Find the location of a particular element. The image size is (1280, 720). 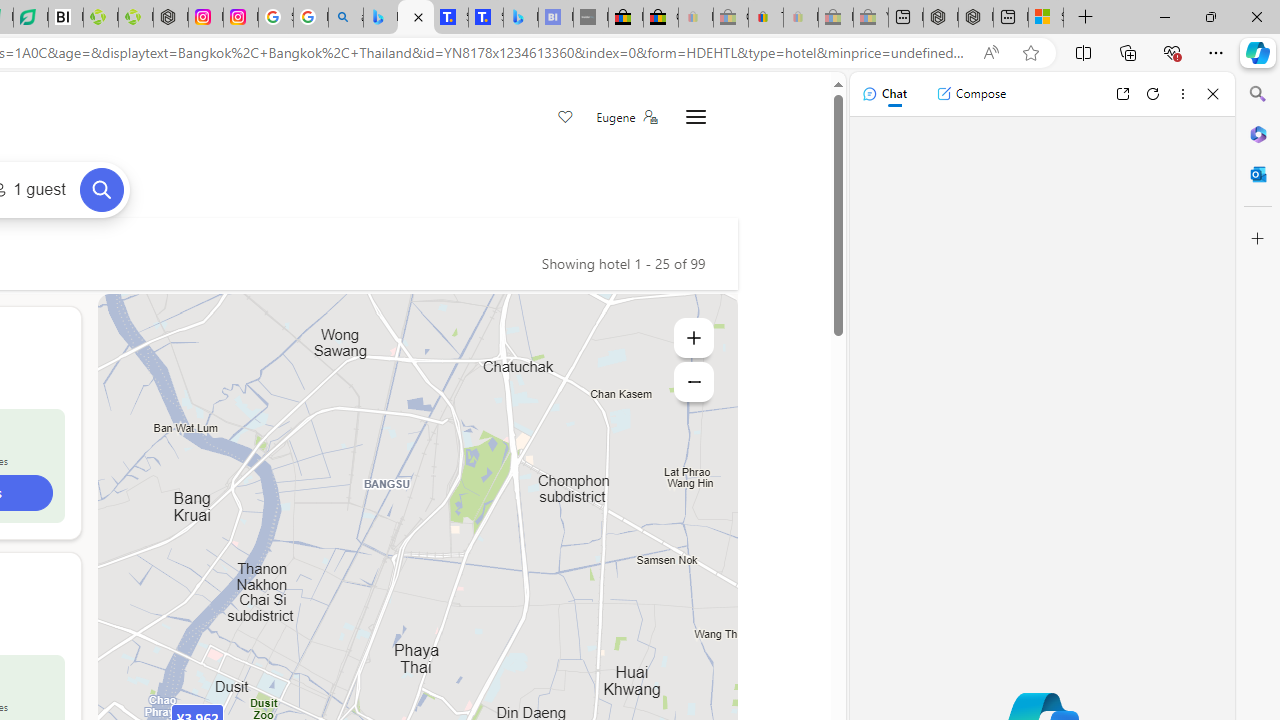

'Shangri-La Bangkok, Hotel reviews and Room rates' is located at coordinates (485, 17).